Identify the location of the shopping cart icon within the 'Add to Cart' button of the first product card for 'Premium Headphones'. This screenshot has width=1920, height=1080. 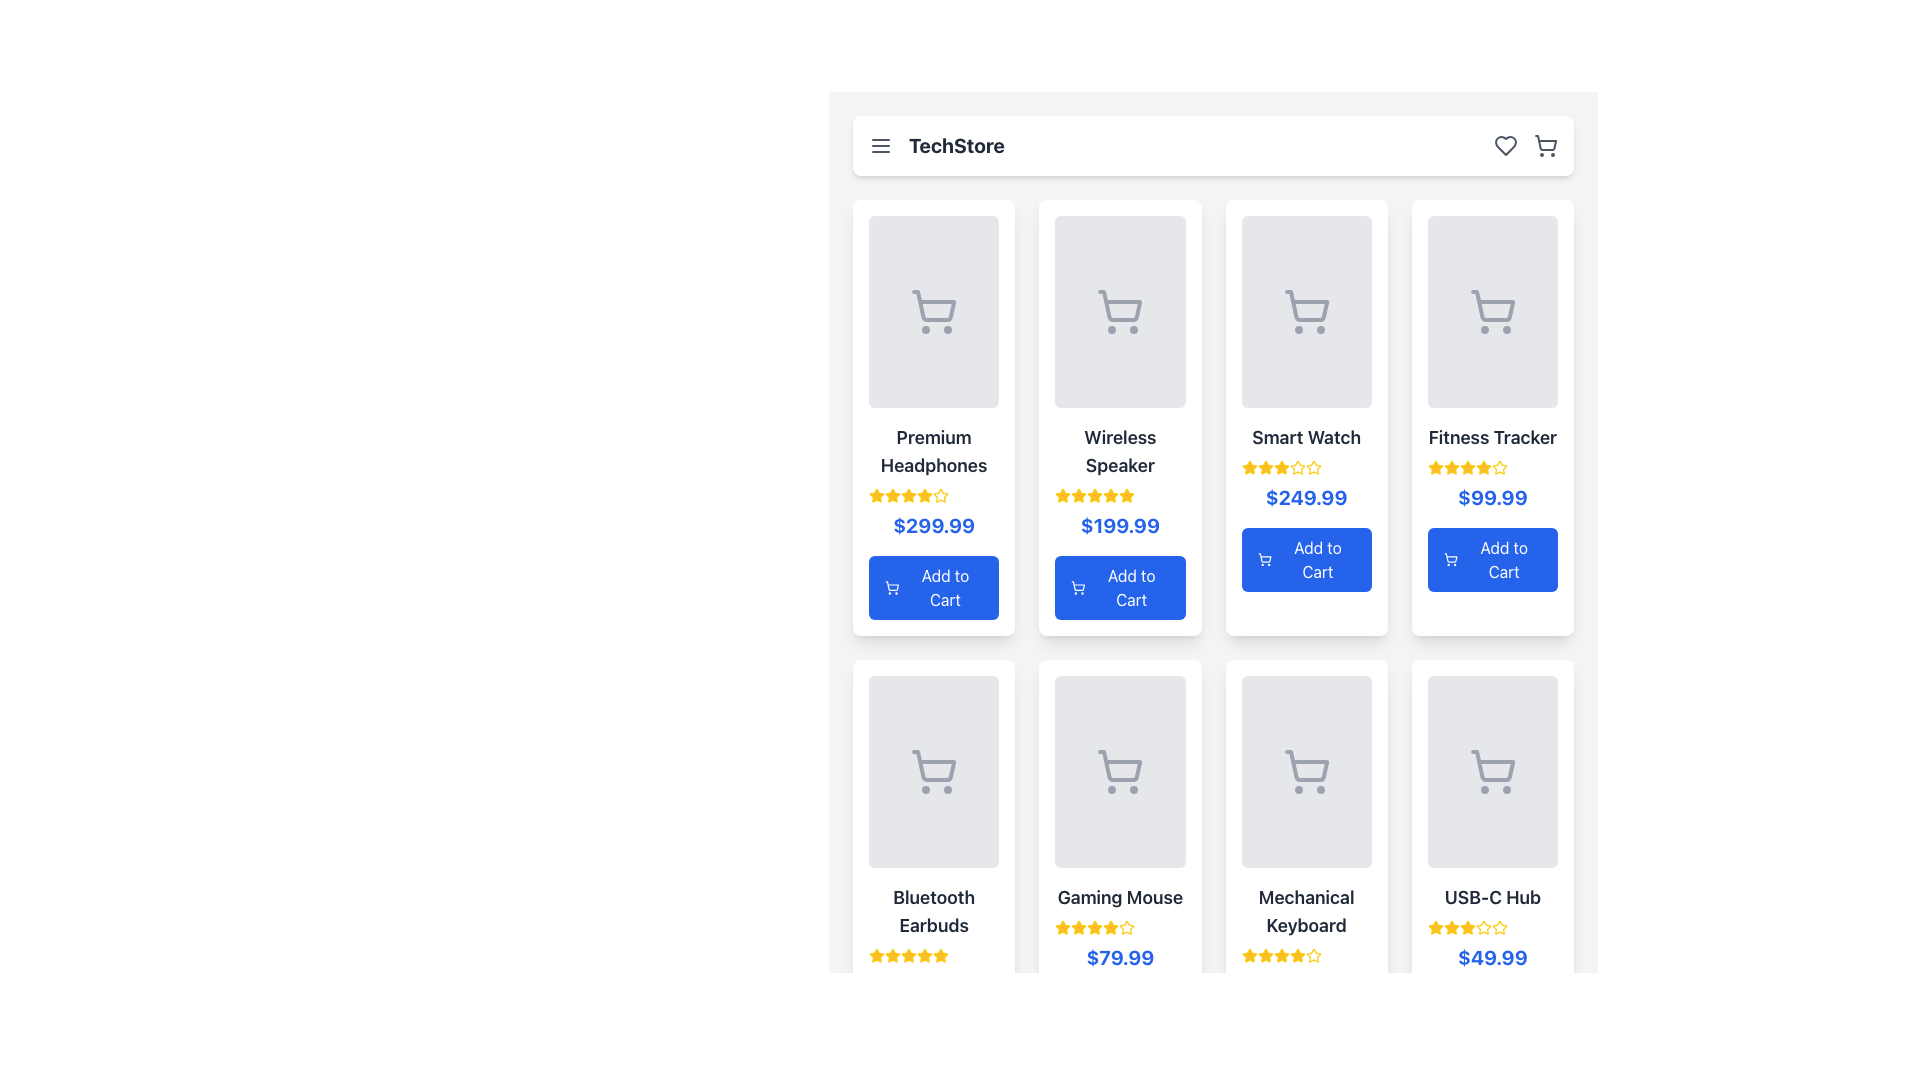
(891, 585).